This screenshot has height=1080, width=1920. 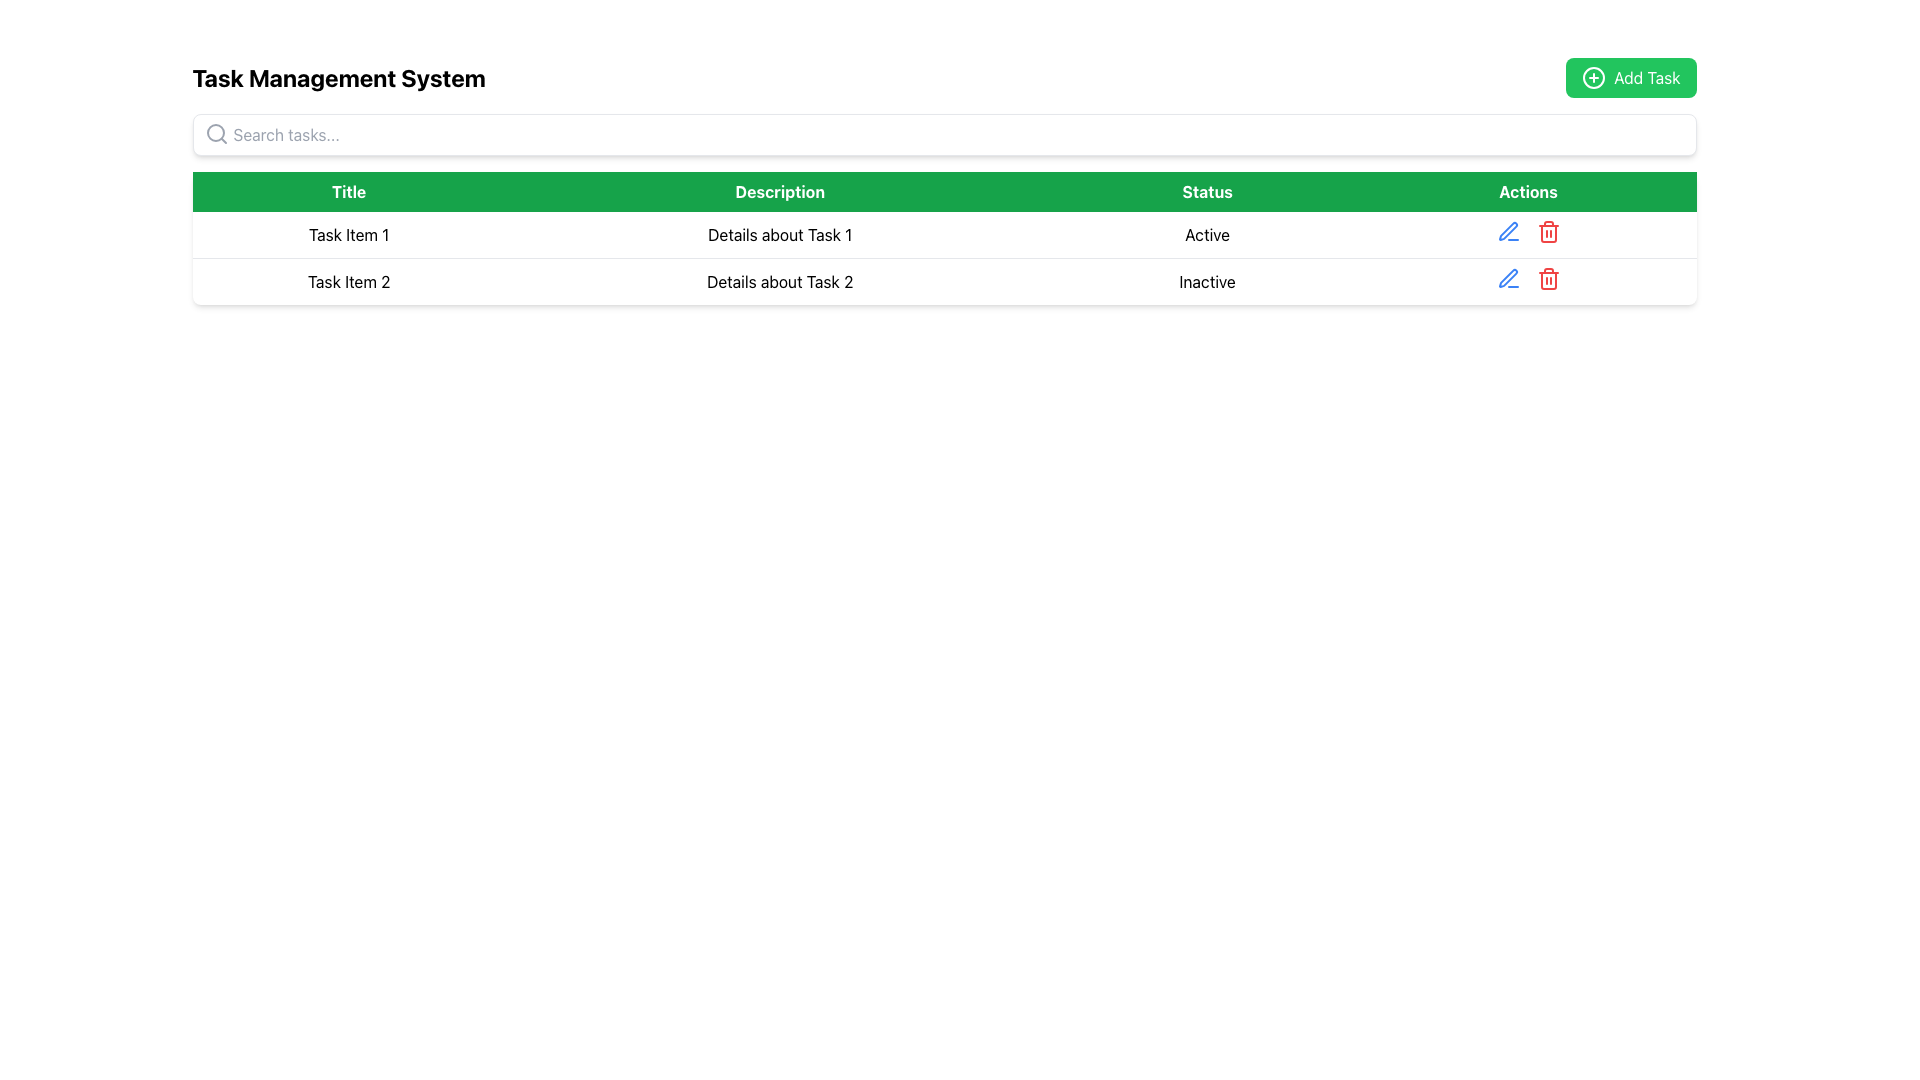 I want to click on the 'Add Task' button located to the right of the 'Task Management System' header to change its color, so click(x=1631, y=76).